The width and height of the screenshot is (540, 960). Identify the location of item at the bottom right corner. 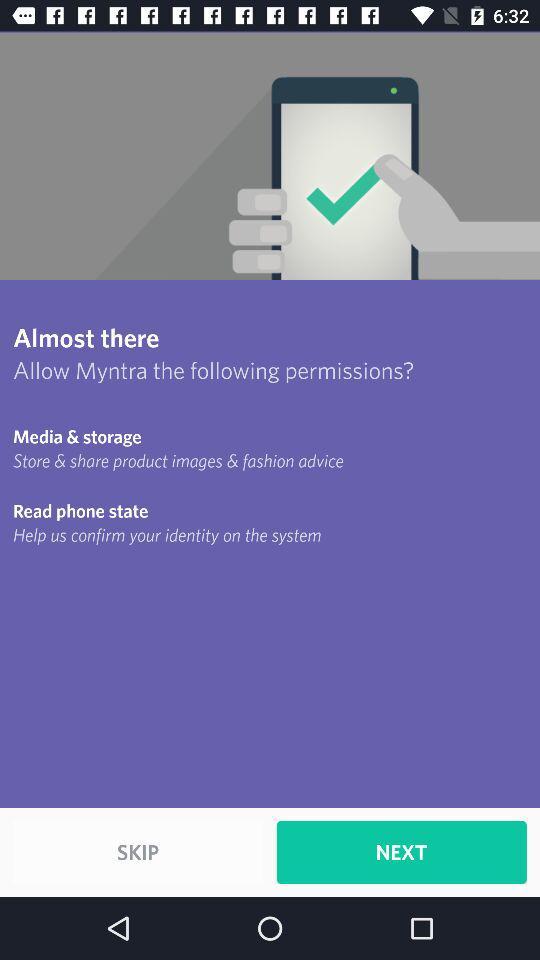
(401, 851).